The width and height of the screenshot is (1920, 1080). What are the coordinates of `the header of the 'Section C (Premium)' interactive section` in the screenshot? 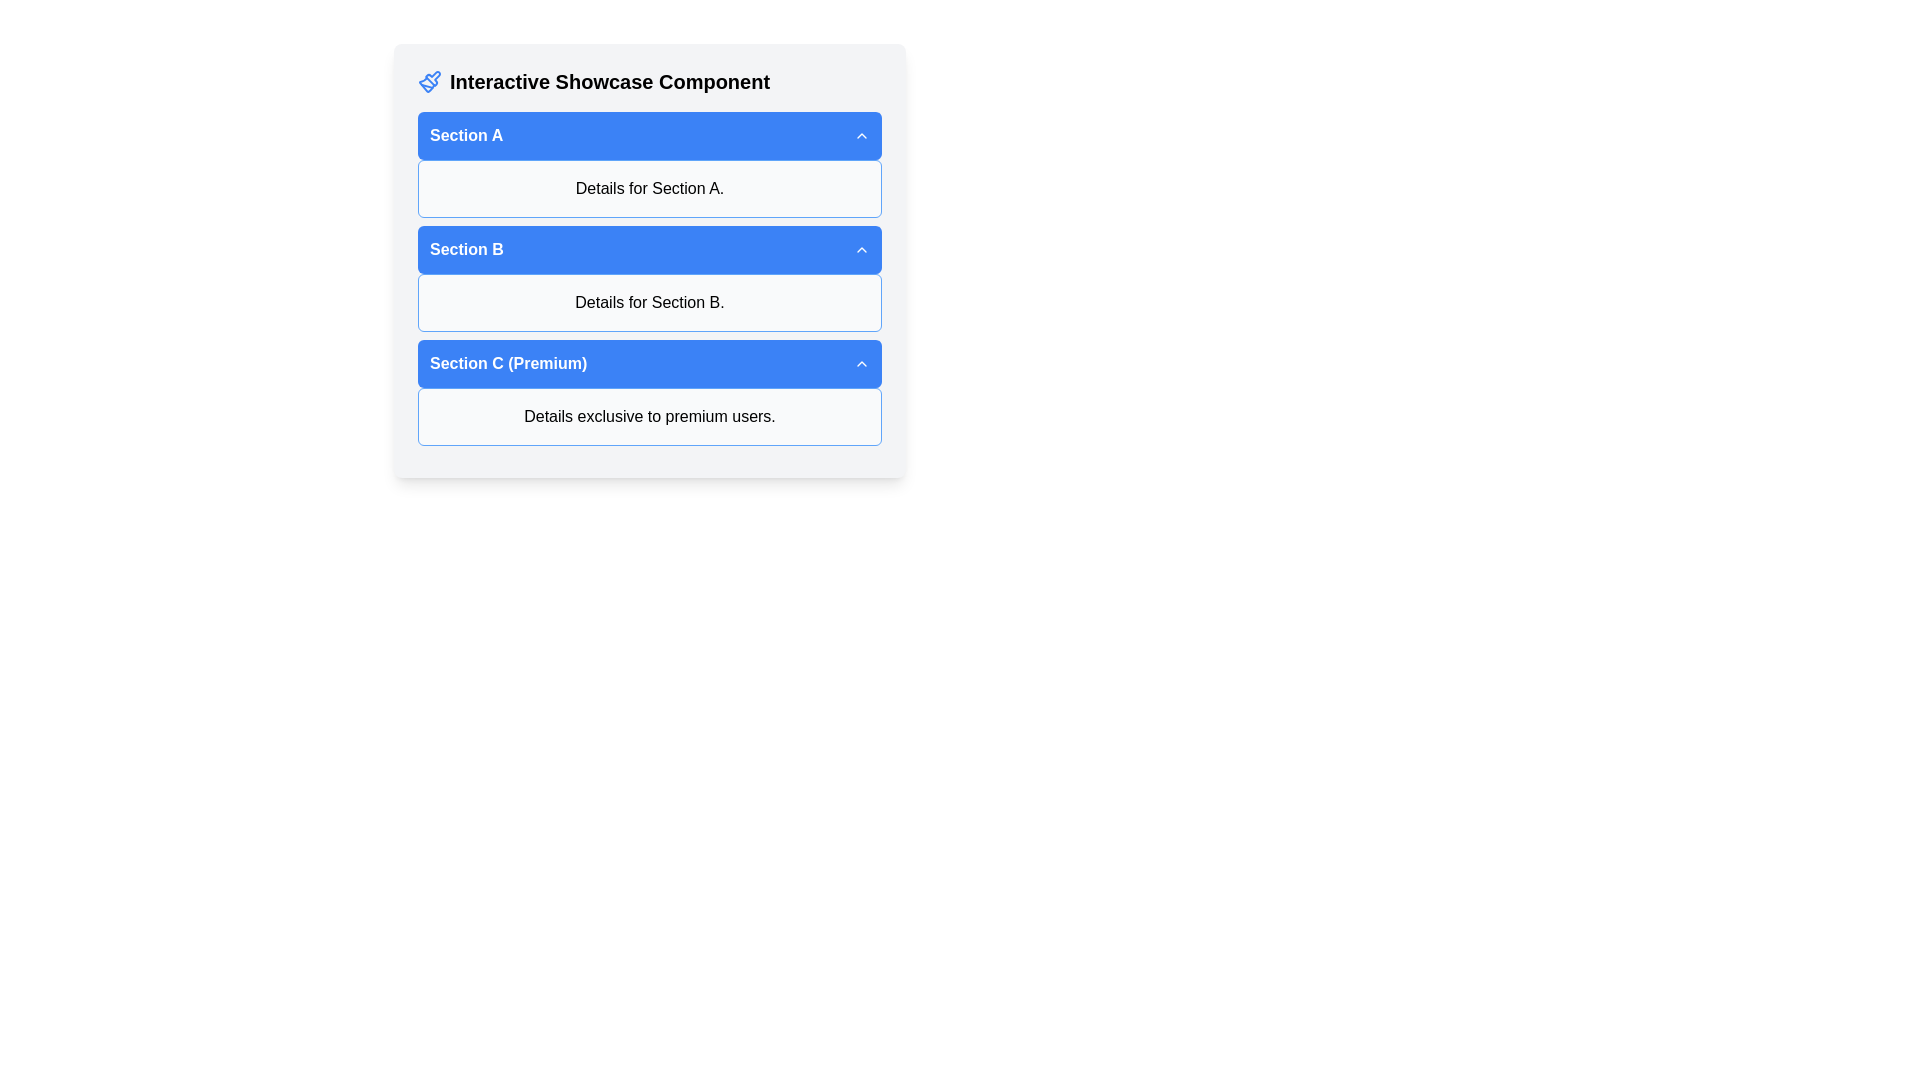 It's located at (649, 393).